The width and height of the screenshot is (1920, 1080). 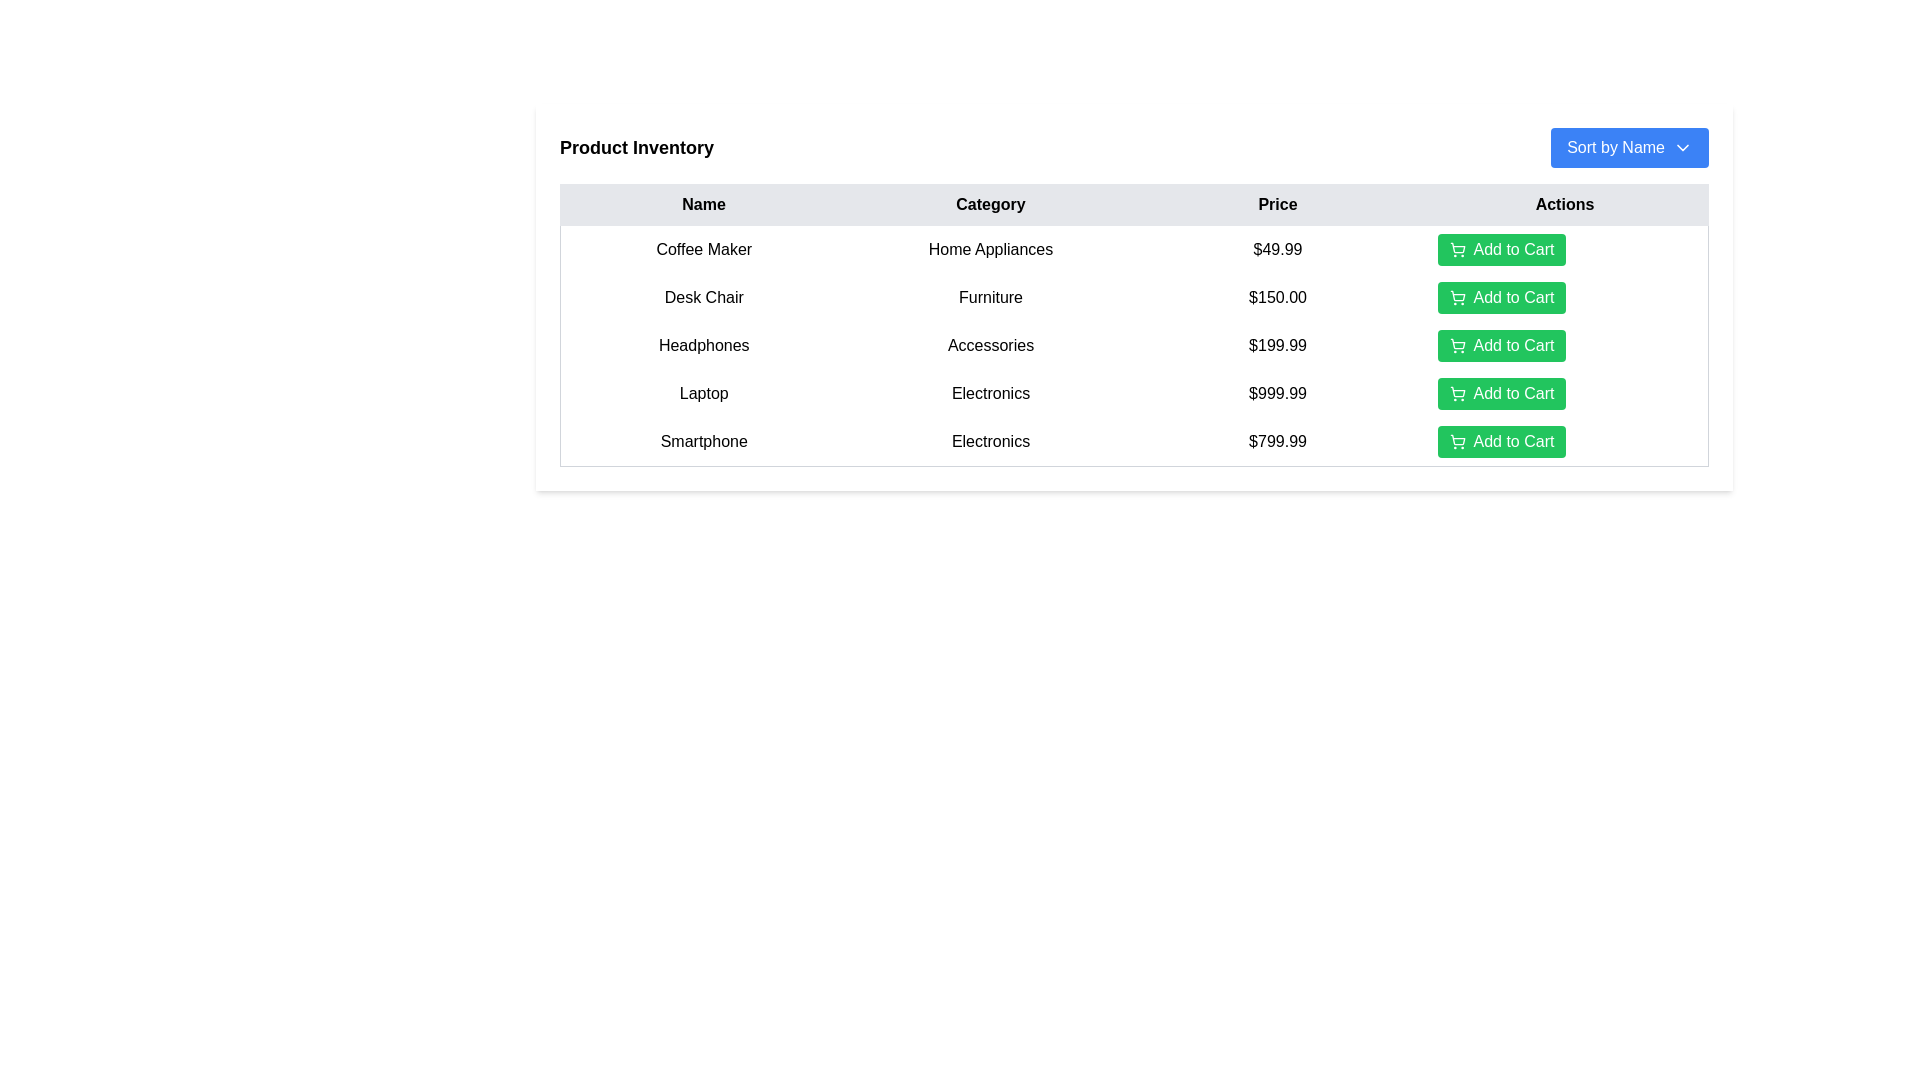 I want to click on the 'Add to Cart' button for the product 'Headphones' located in the 'Actions' column of the table layout, so click(x=1563, y=345).